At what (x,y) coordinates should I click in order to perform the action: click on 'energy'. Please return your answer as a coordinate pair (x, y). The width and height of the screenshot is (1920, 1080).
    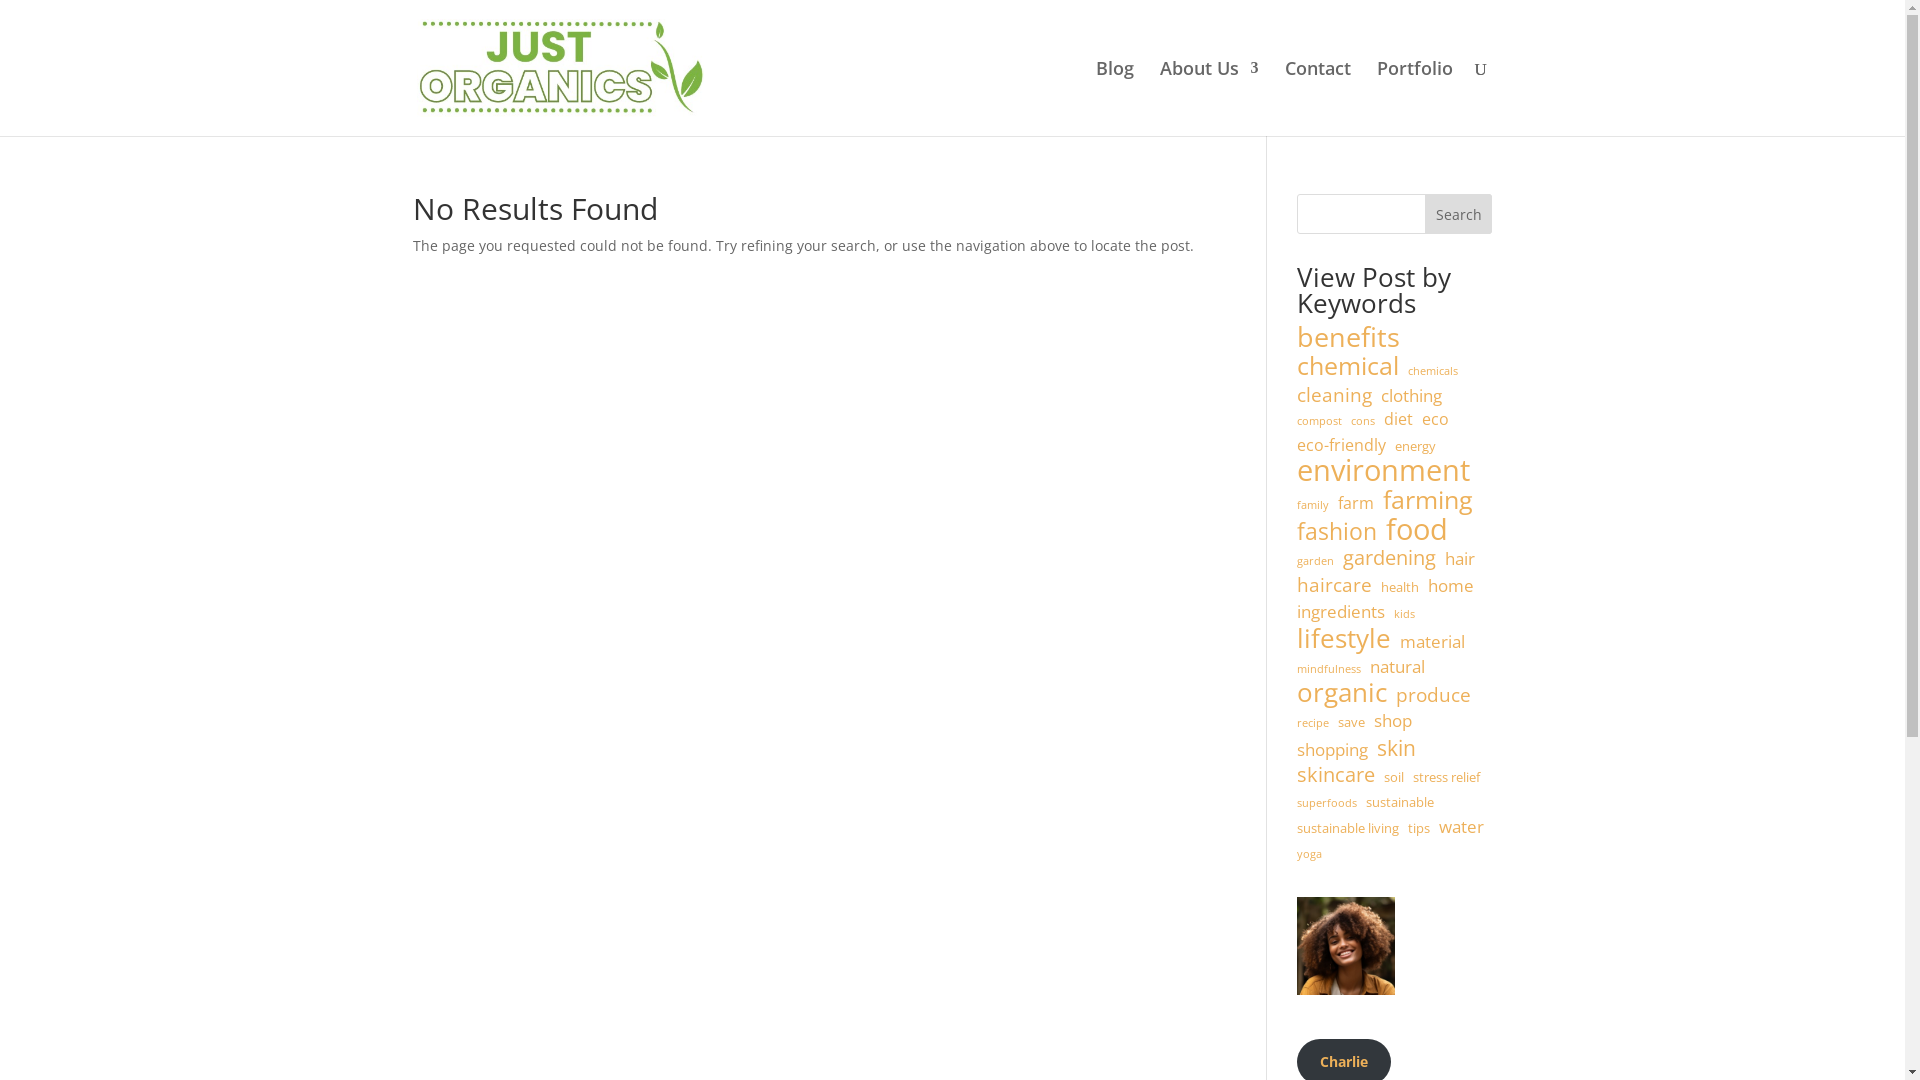
    Looking at the image, I should click on (1414, 446).